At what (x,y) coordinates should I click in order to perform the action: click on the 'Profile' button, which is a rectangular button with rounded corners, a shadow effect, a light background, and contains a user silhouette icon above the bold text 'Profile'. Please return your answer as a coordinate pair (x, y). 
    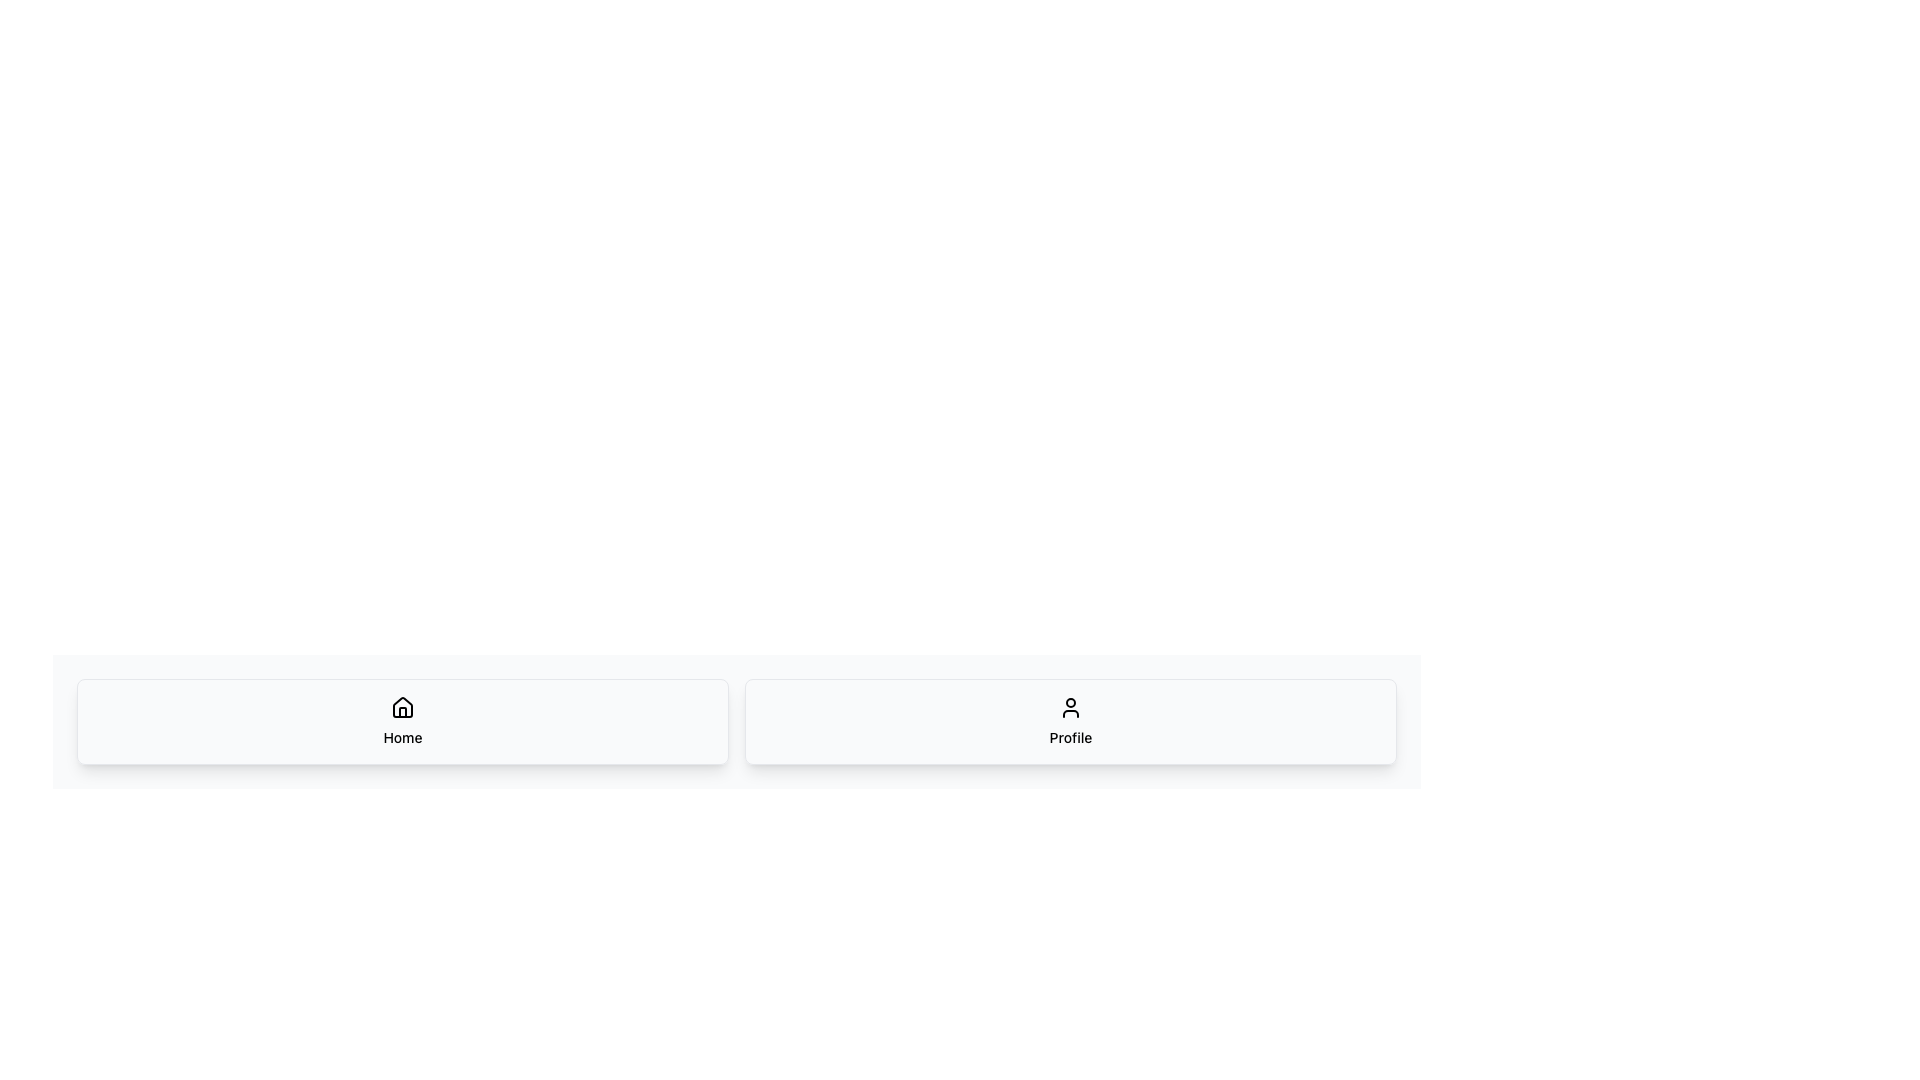
    Looking at the image, I should click on (1069, 721).